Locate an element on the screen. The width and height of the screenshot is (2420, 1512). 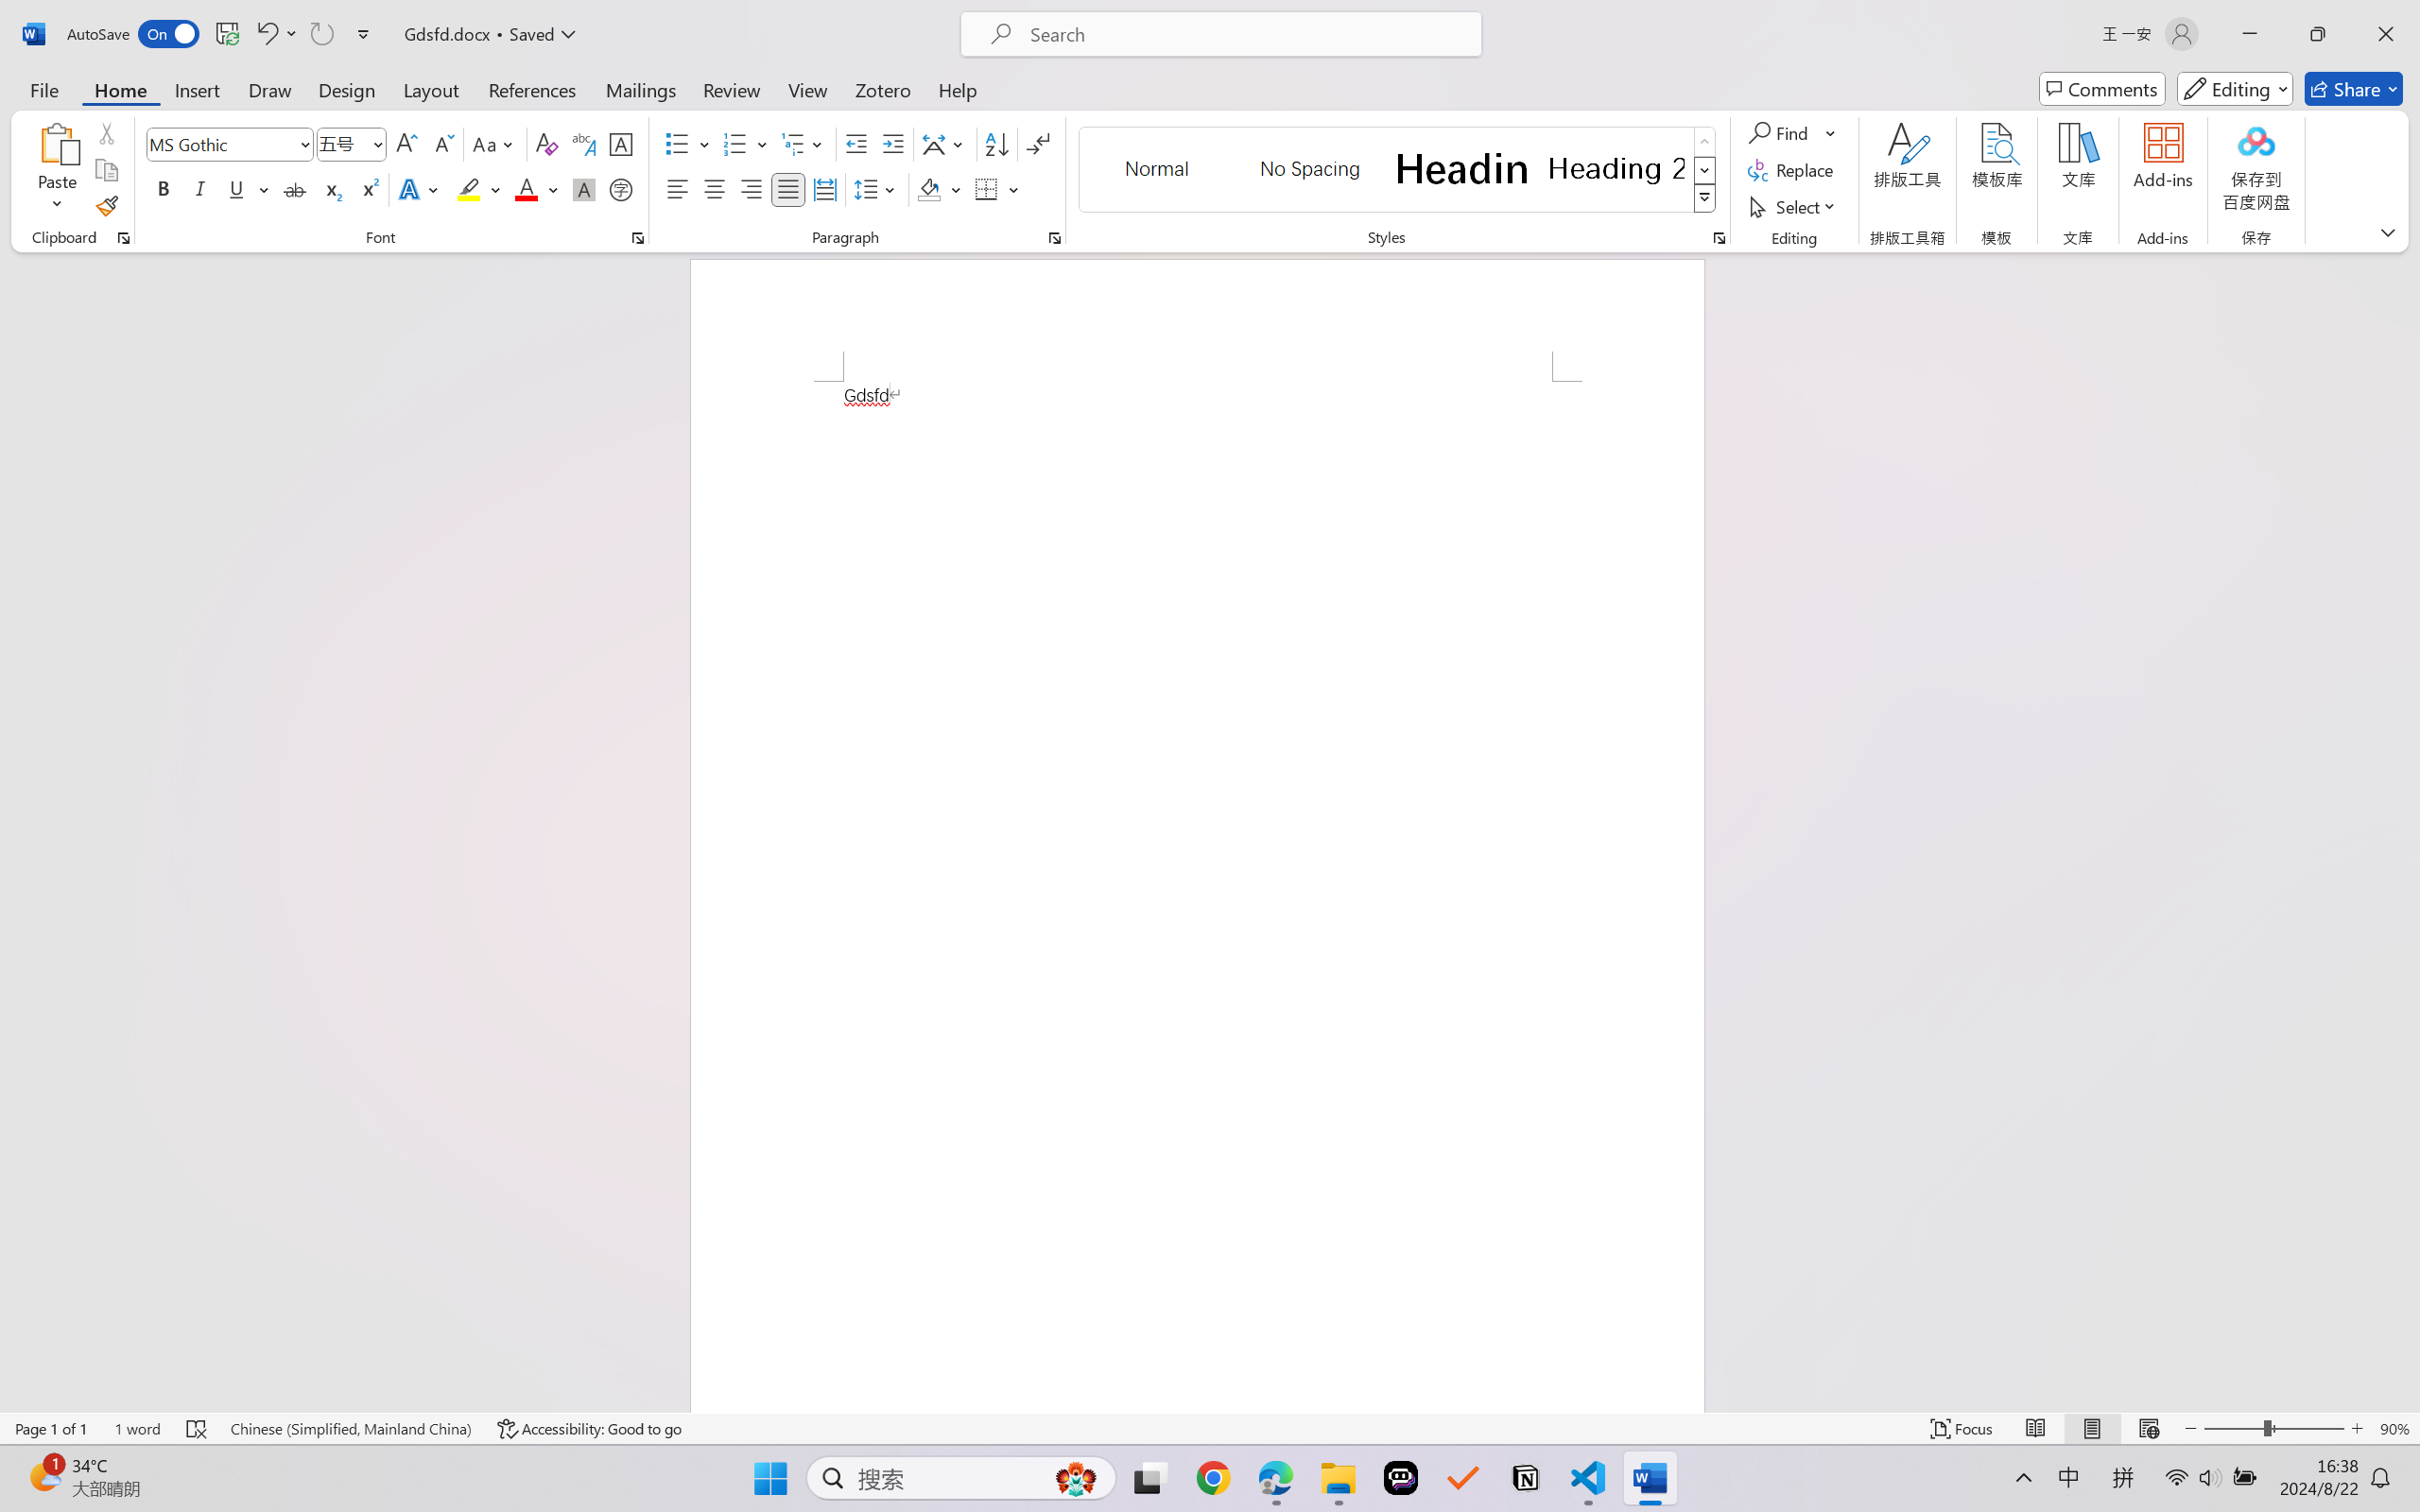
'Class: MsoCommandBar' is located at coordinates (1210, 1428).